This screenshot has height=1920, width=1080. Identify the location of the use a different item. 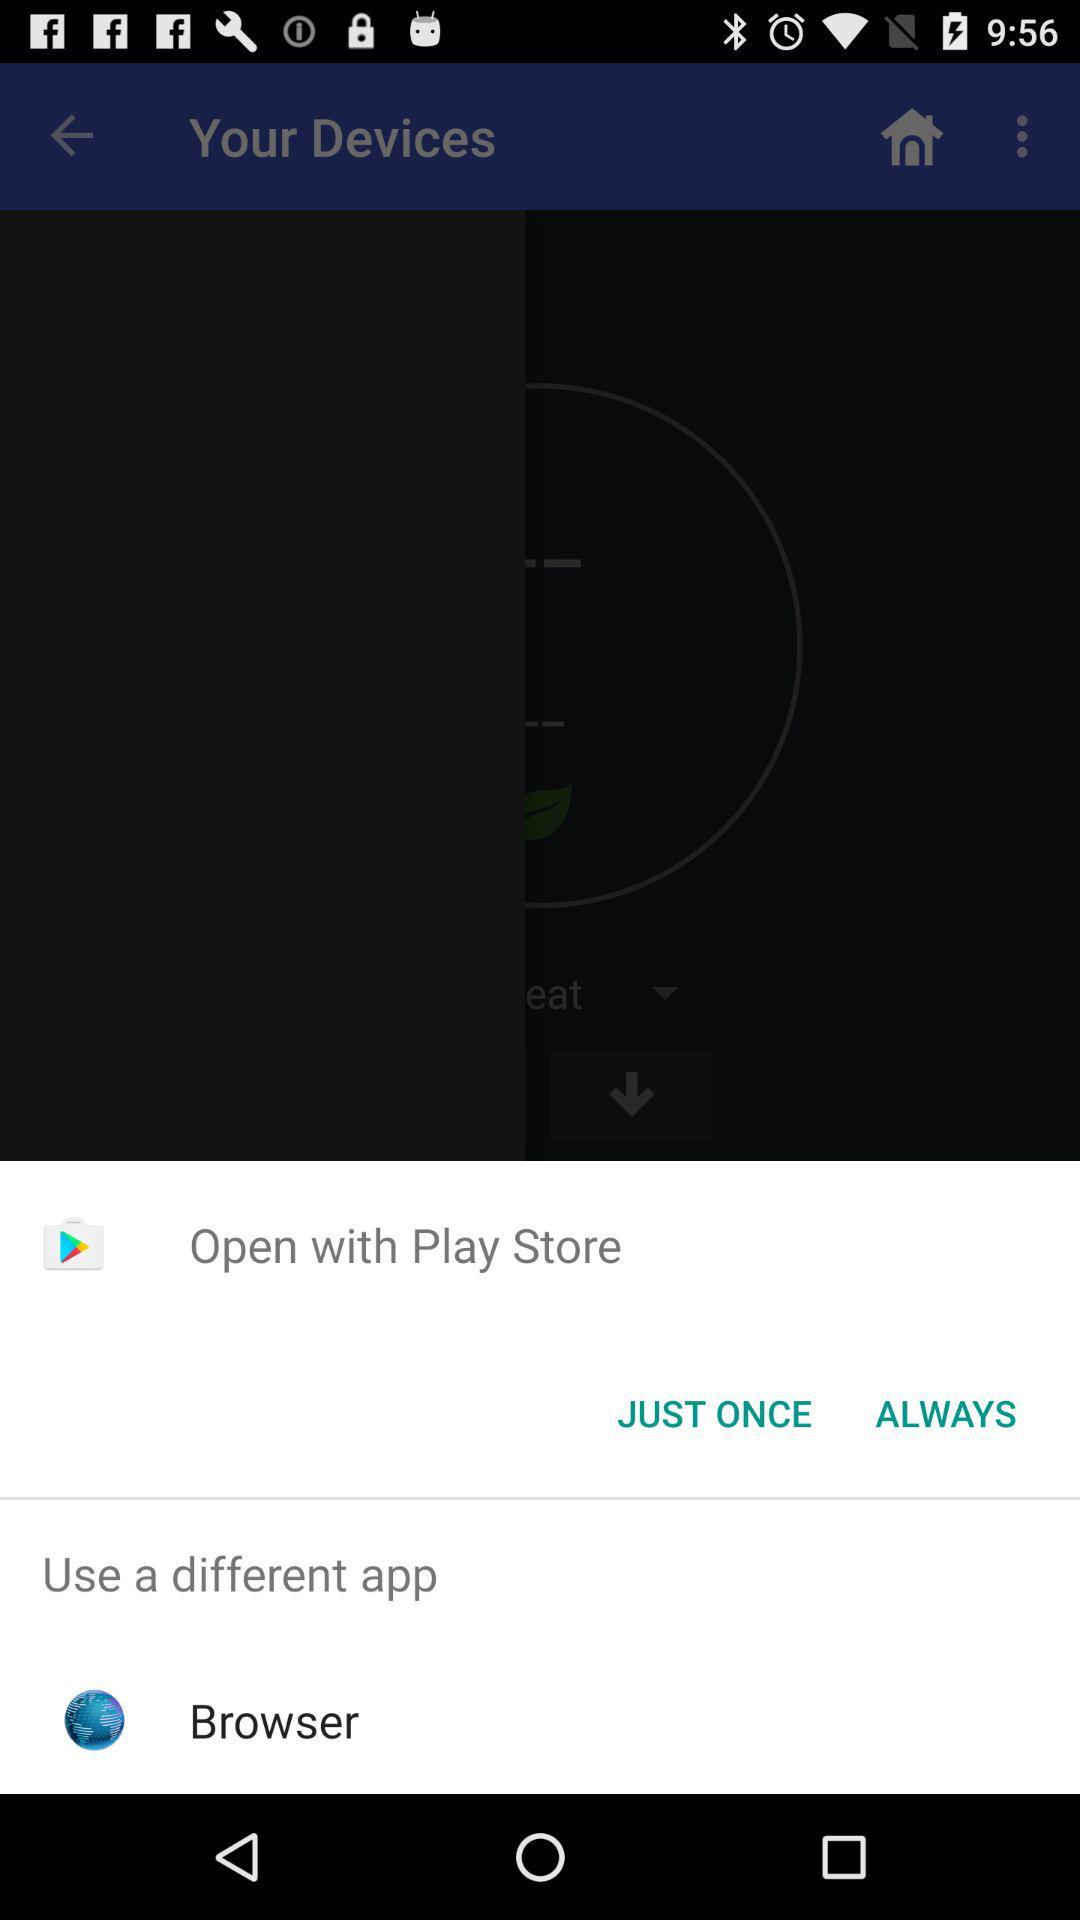
(540, 1572).